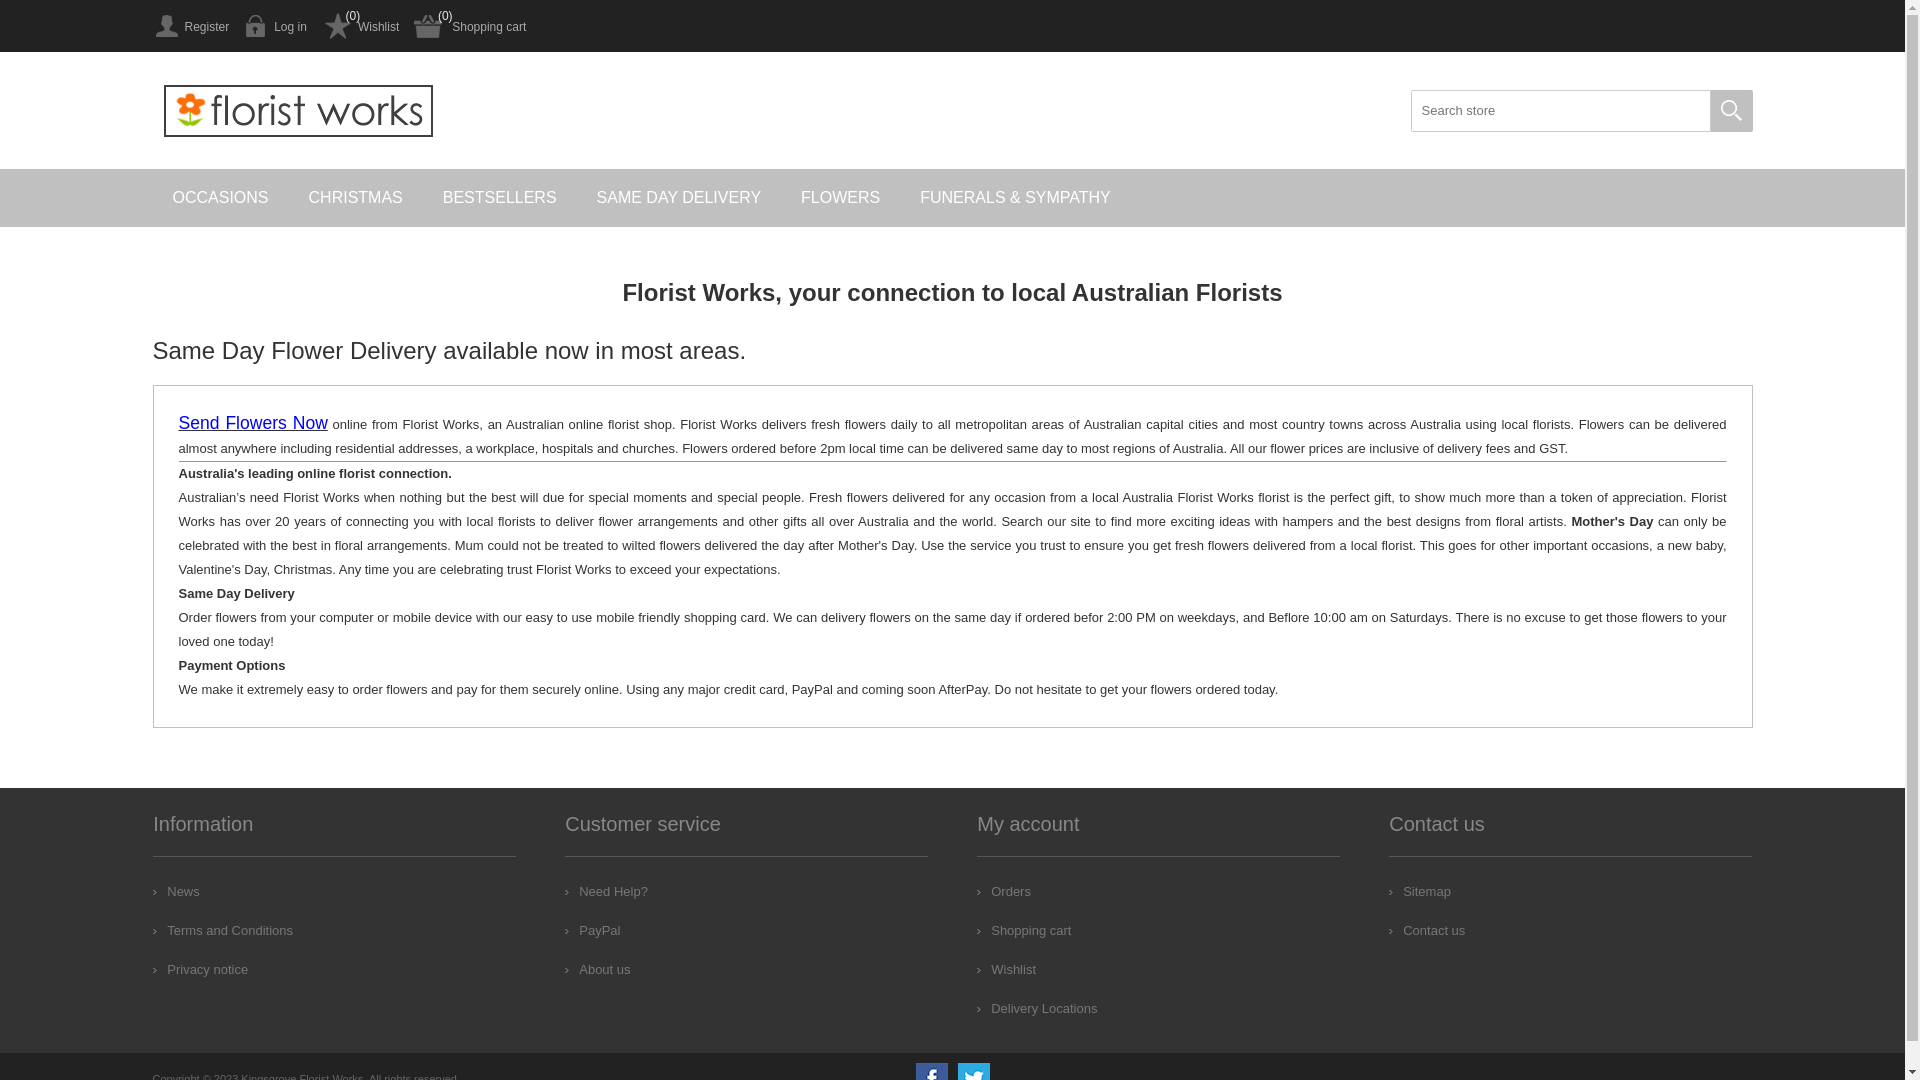 The height and width of the screenshot is (1080, 1920). What do you see at coordinates (591, 930) in the screenshot?
I see `'PayPal'` at bounding box center [591, 930].